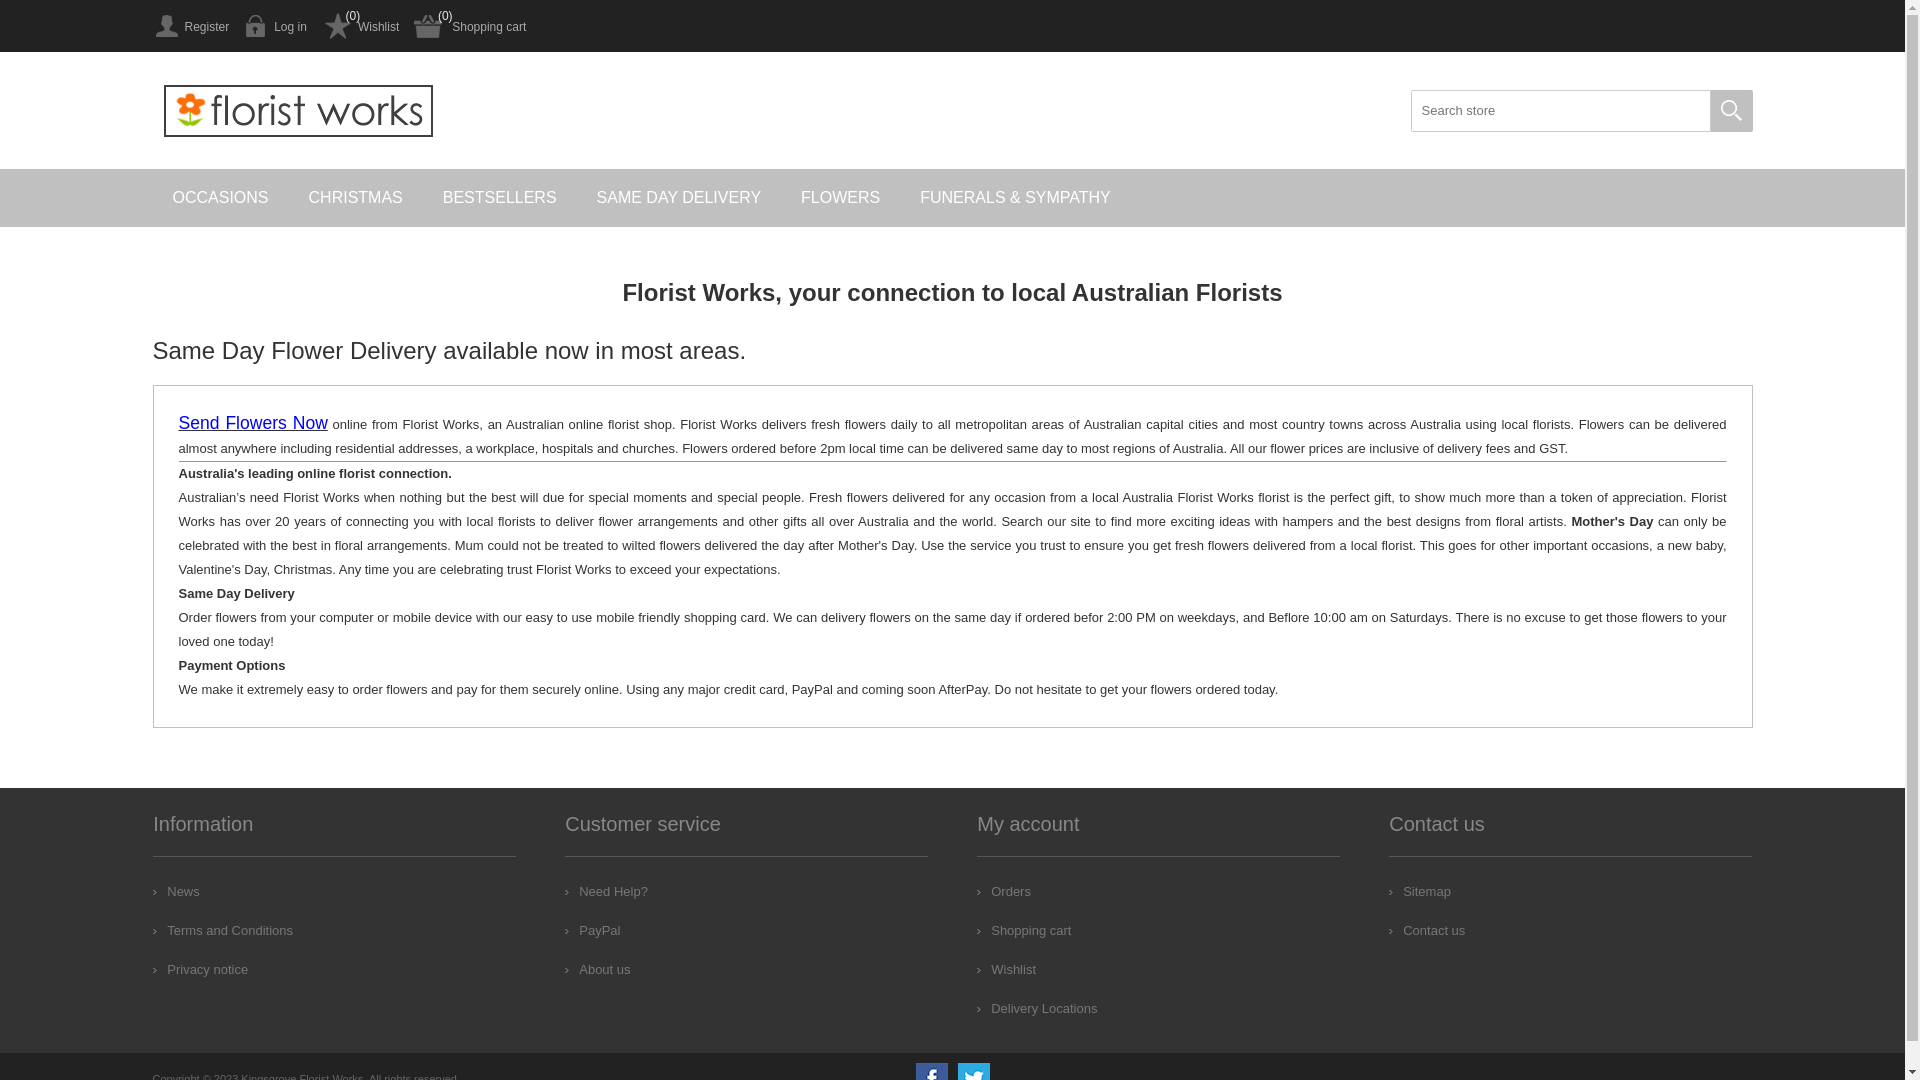 The height and width of the screenshot is (1080, 1920). What do you see at coordinates (591, 930) in the screenshot?
I see `'PayPal'` at bounding box center [591, 930].